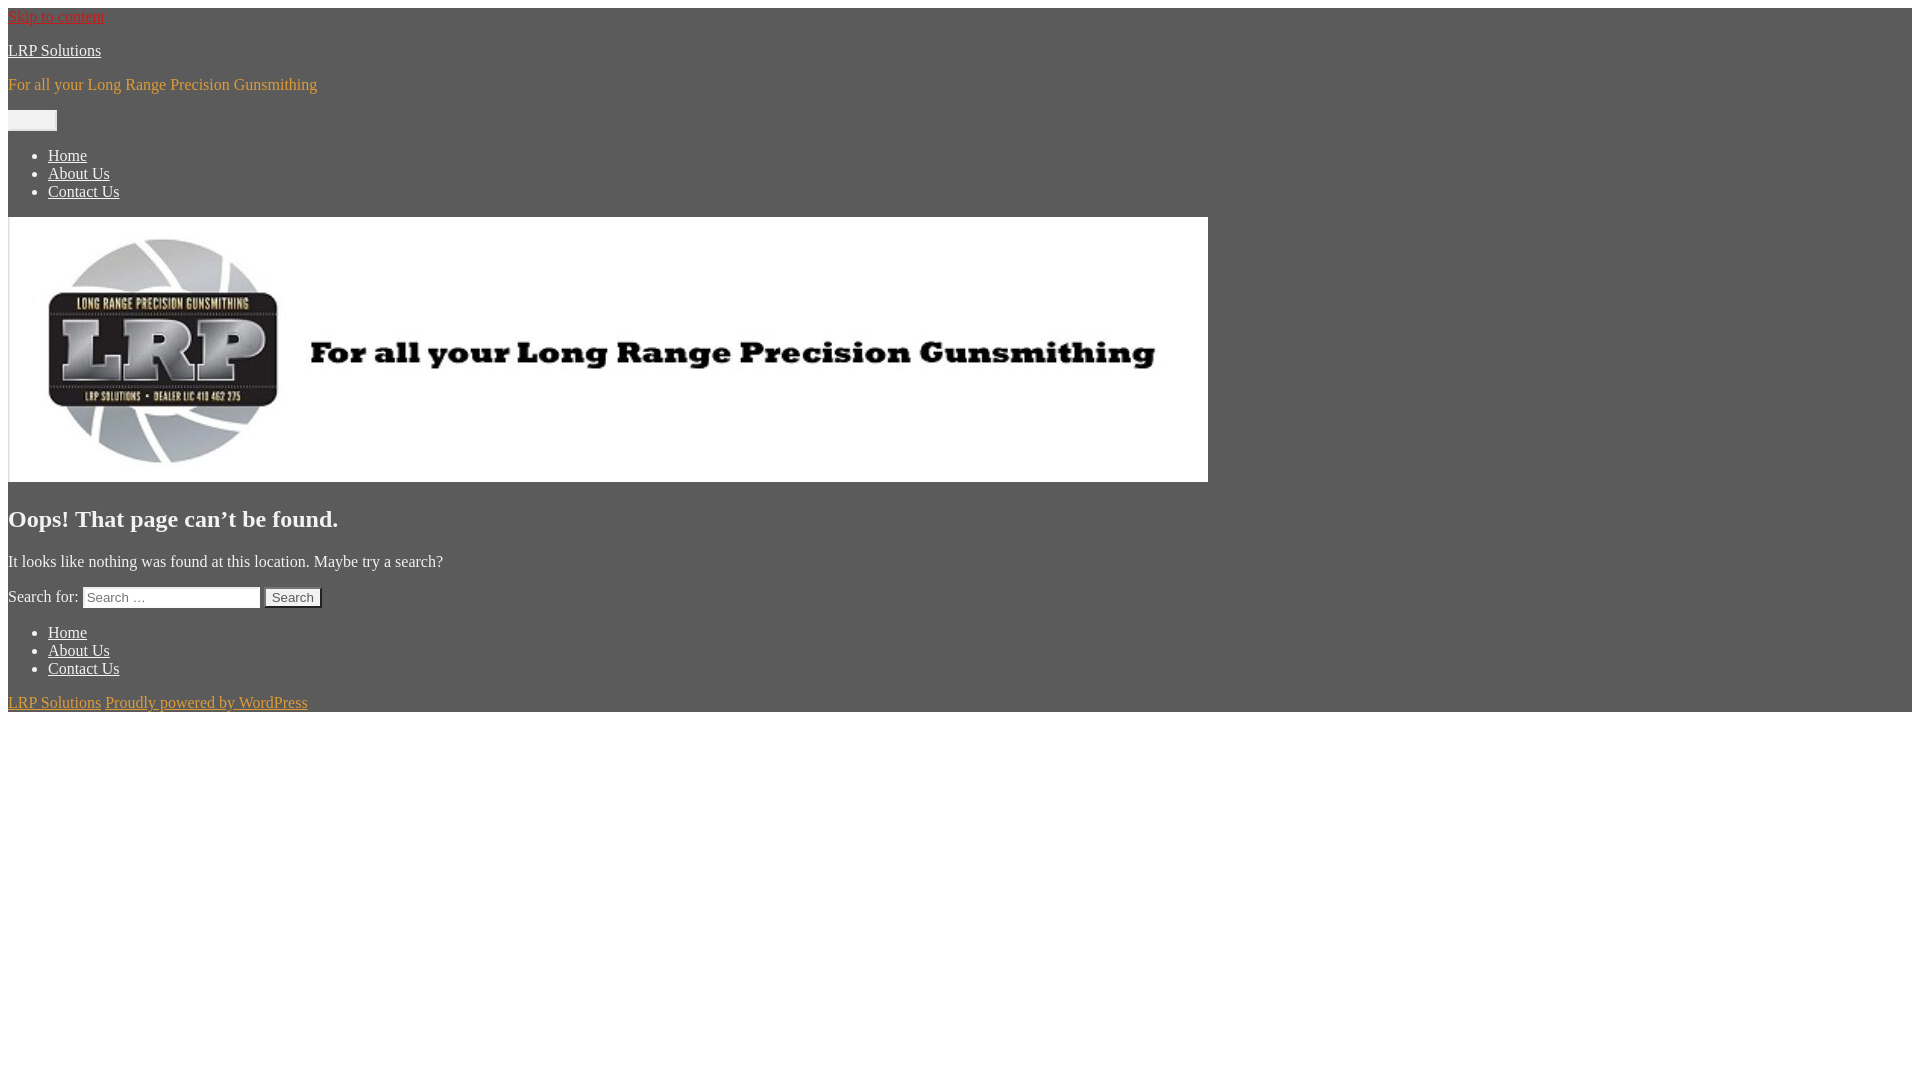 The height and width of the screenshot is (1080, 1920). Describe the element at coordinates (78, 650) in the screenshot. I see `'About Us'` at that location.